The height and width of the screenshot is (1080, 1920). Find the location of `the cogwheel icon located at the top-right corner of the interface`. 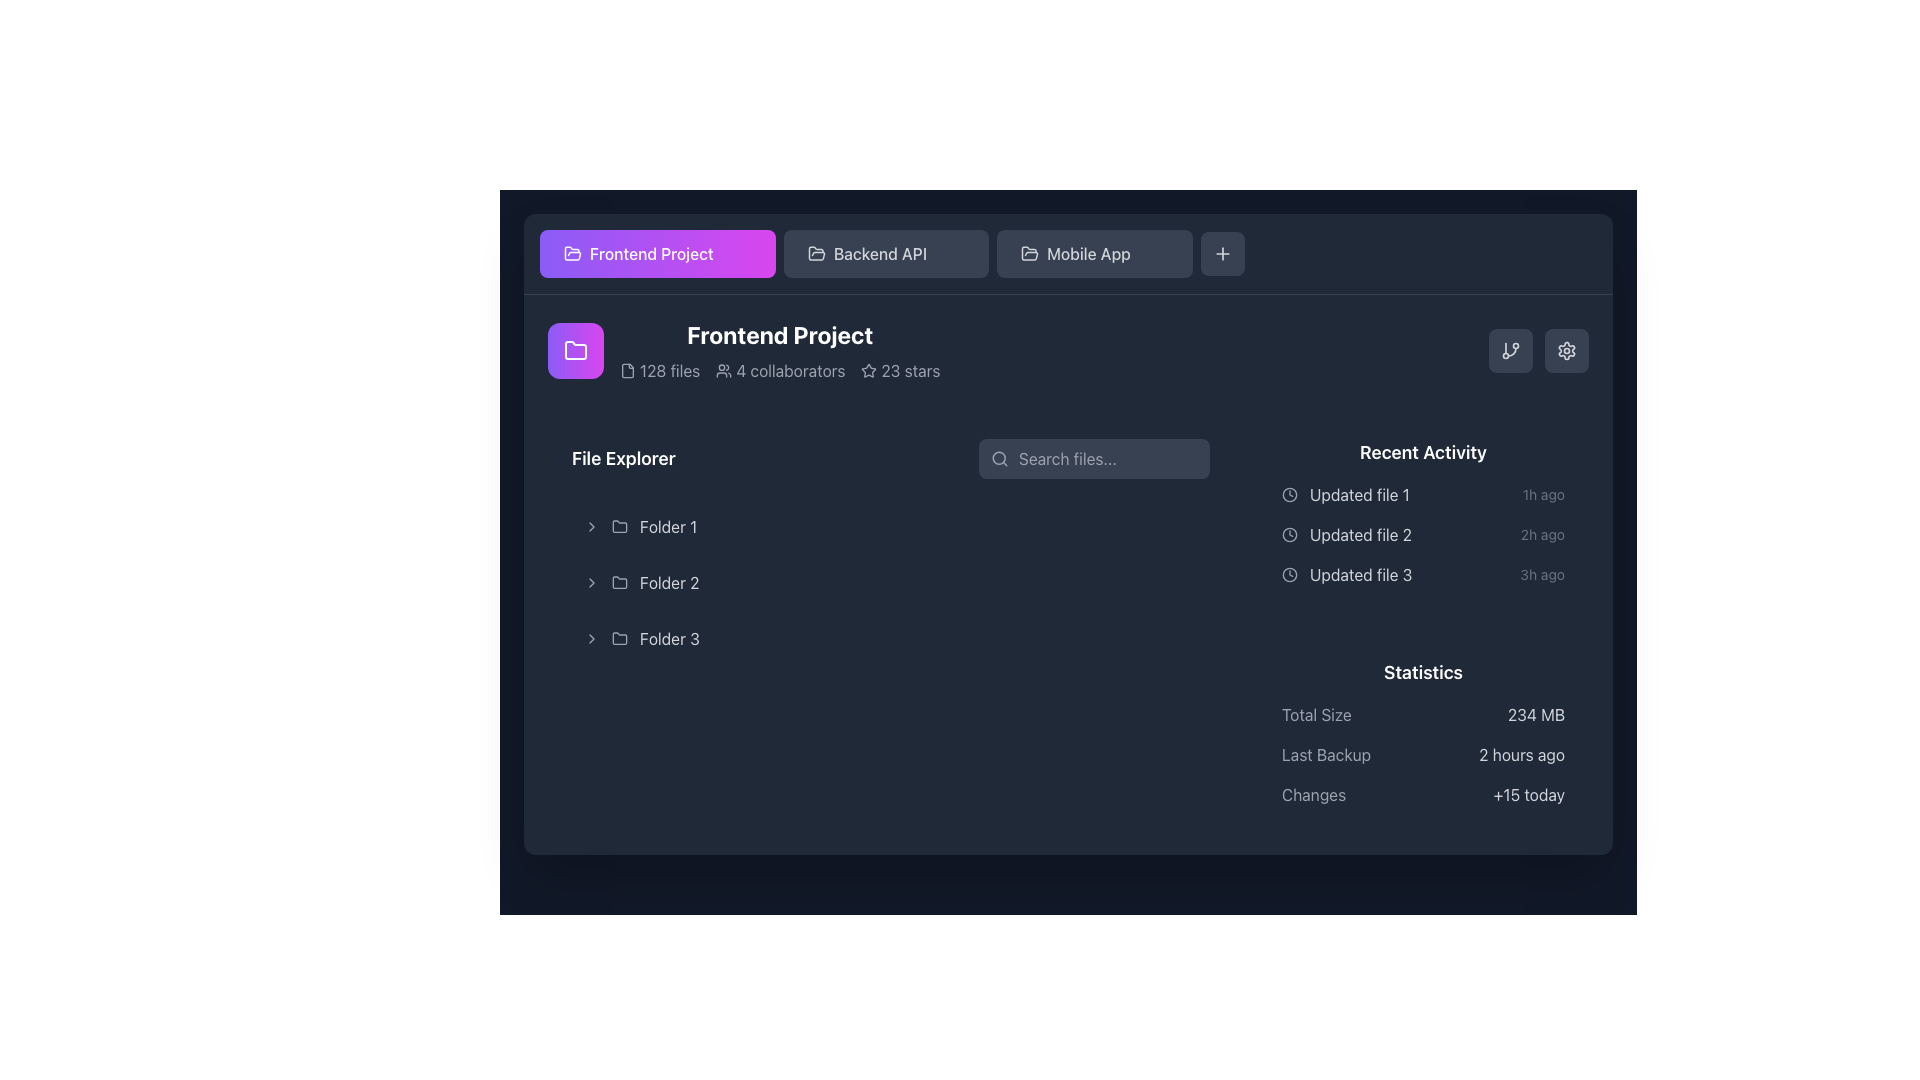

the cogwheel icon located at the top-right corner of the interface is located at coordinates (1565, 350).